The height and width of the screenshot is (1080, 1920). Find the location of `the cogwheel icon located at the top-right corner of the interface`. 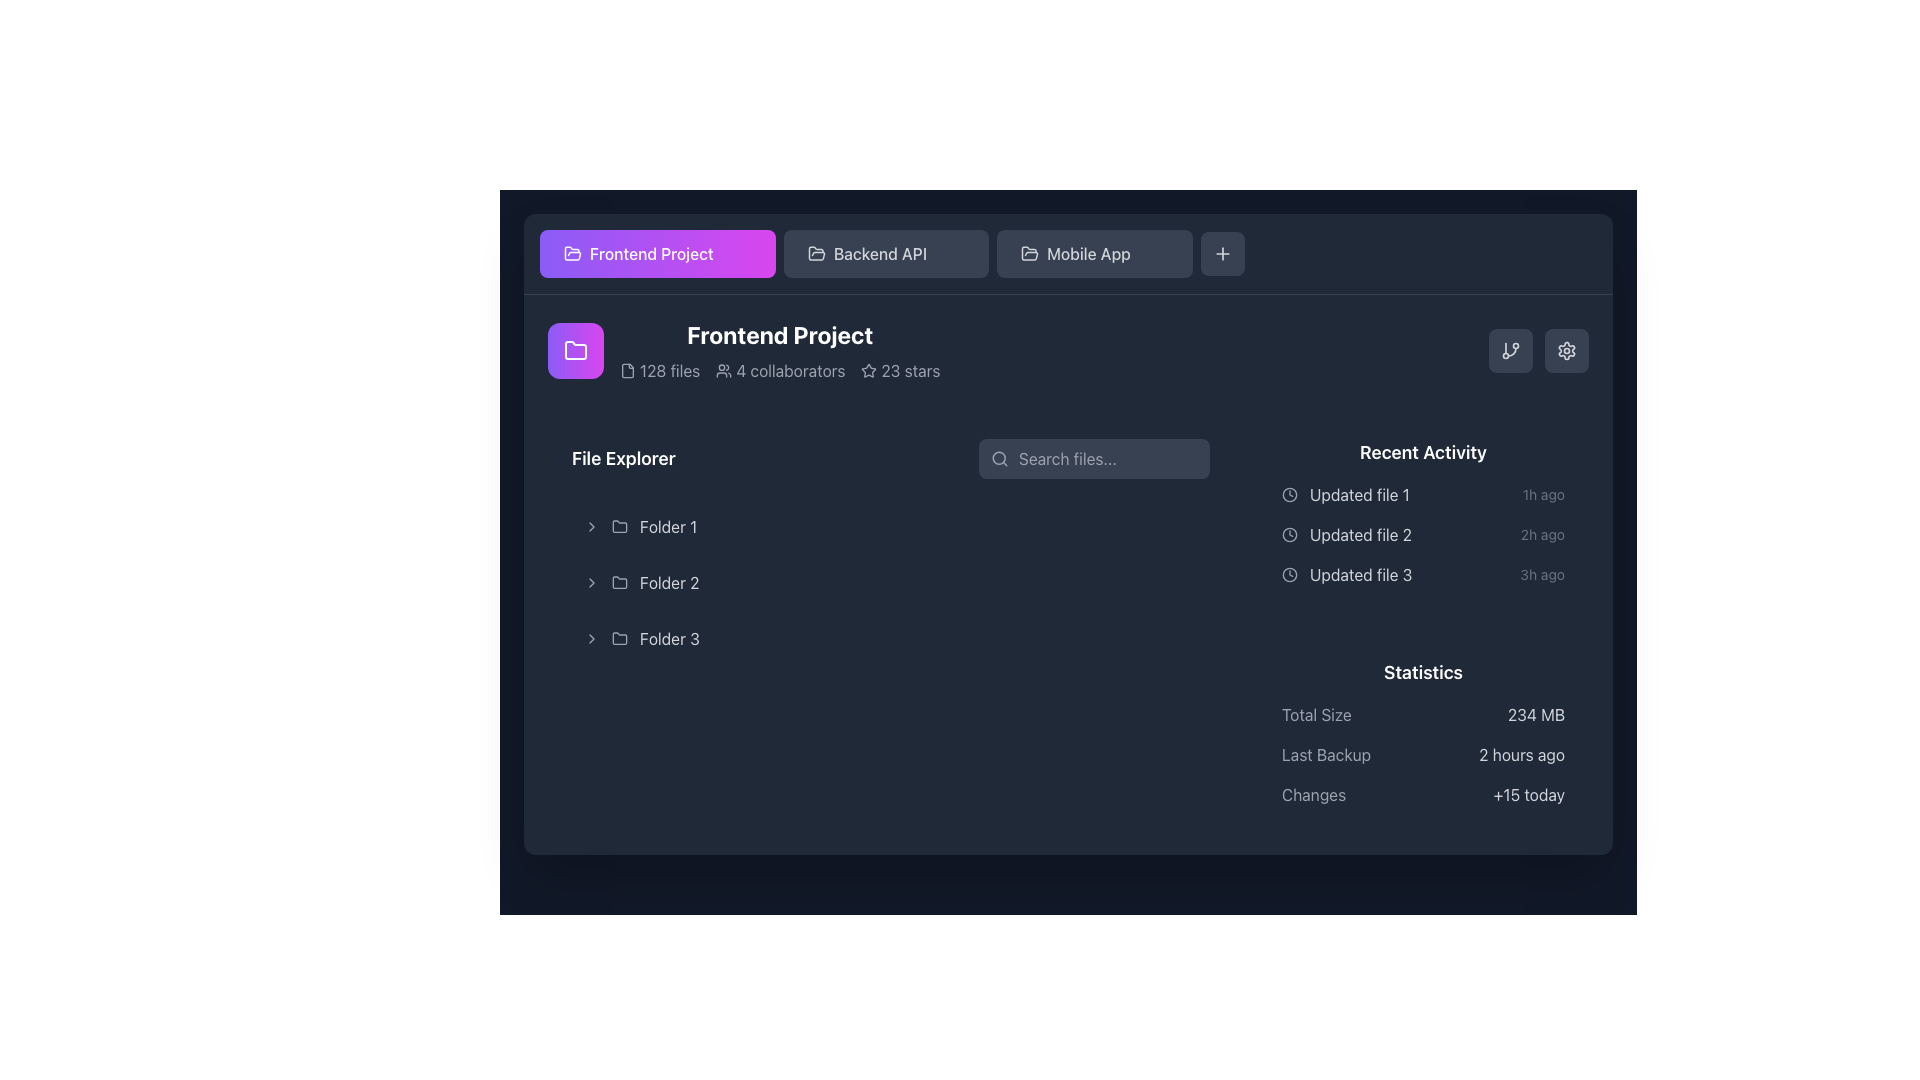

the cogwheel icon located at the top-right corner of the interface is located at coordinates (1565, 350).